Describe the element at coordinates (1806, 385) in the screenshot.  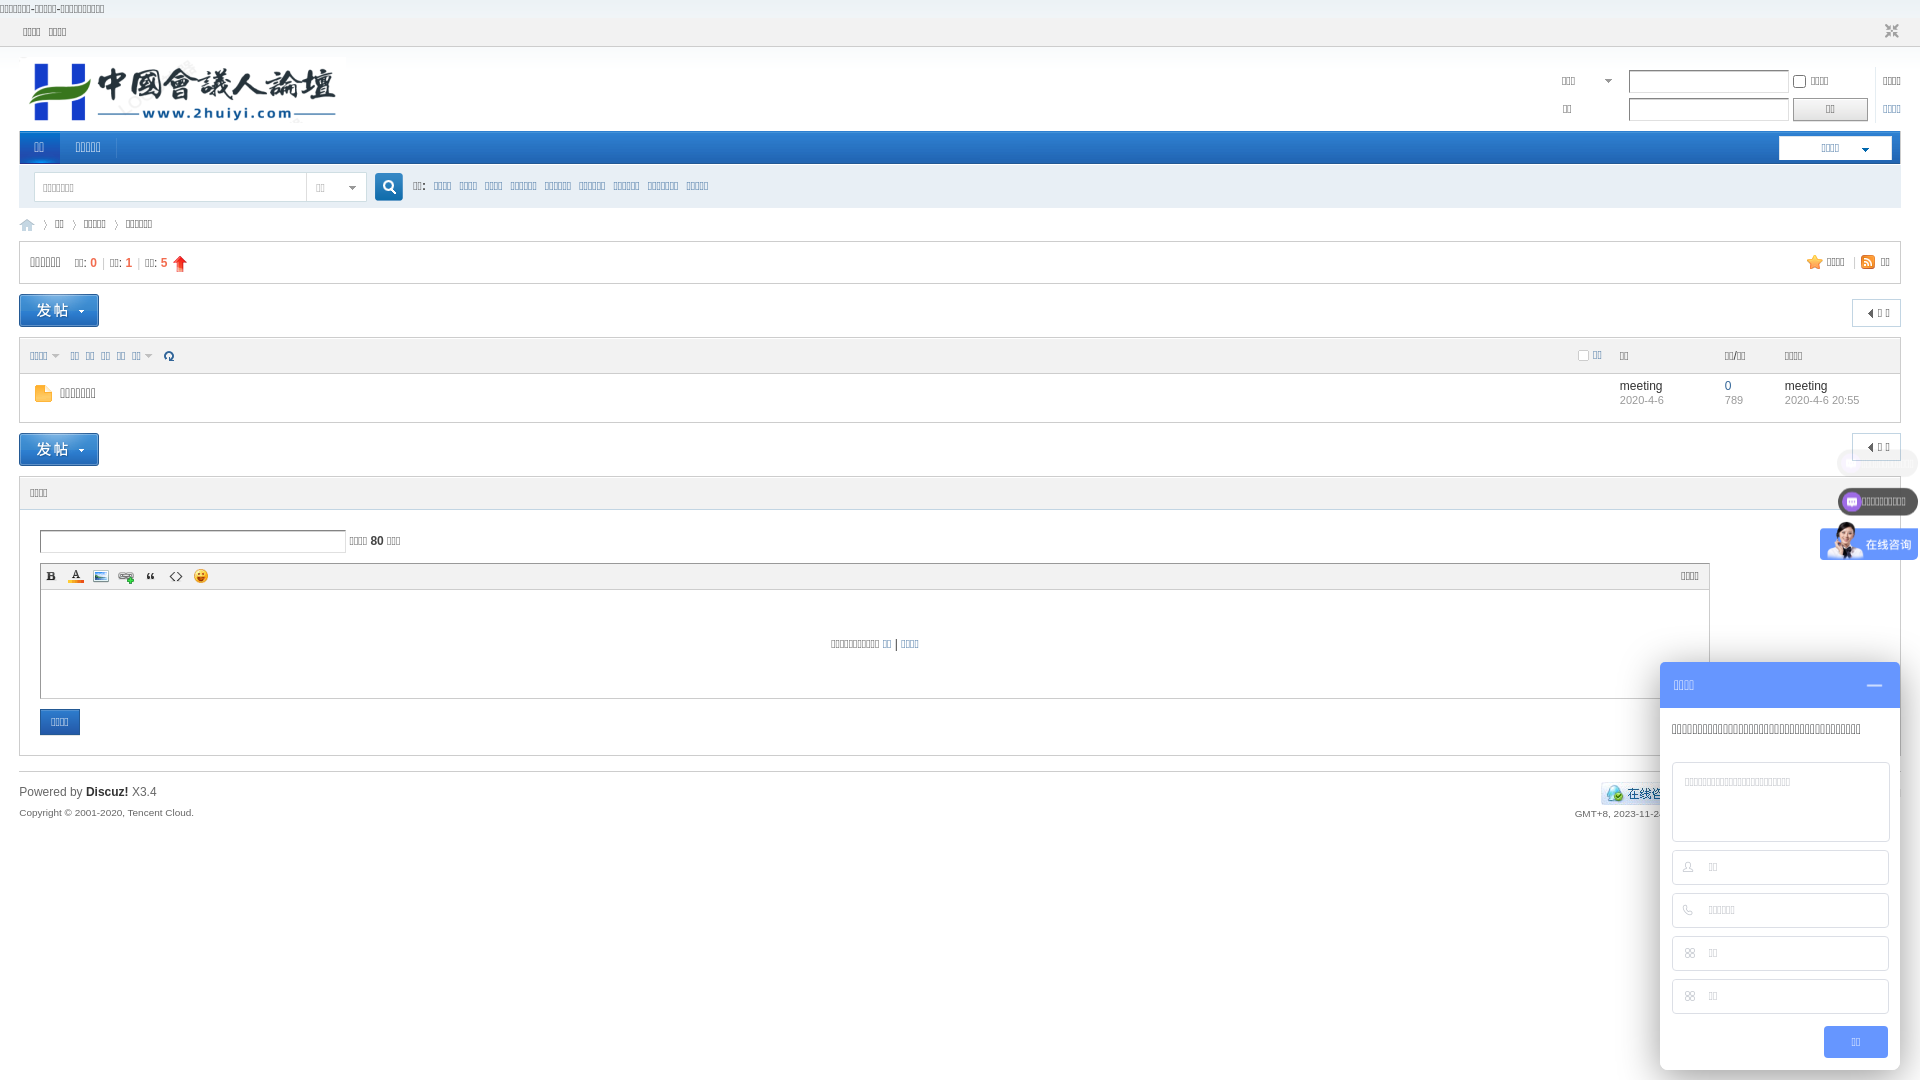
I see `'meeting'` at that location.